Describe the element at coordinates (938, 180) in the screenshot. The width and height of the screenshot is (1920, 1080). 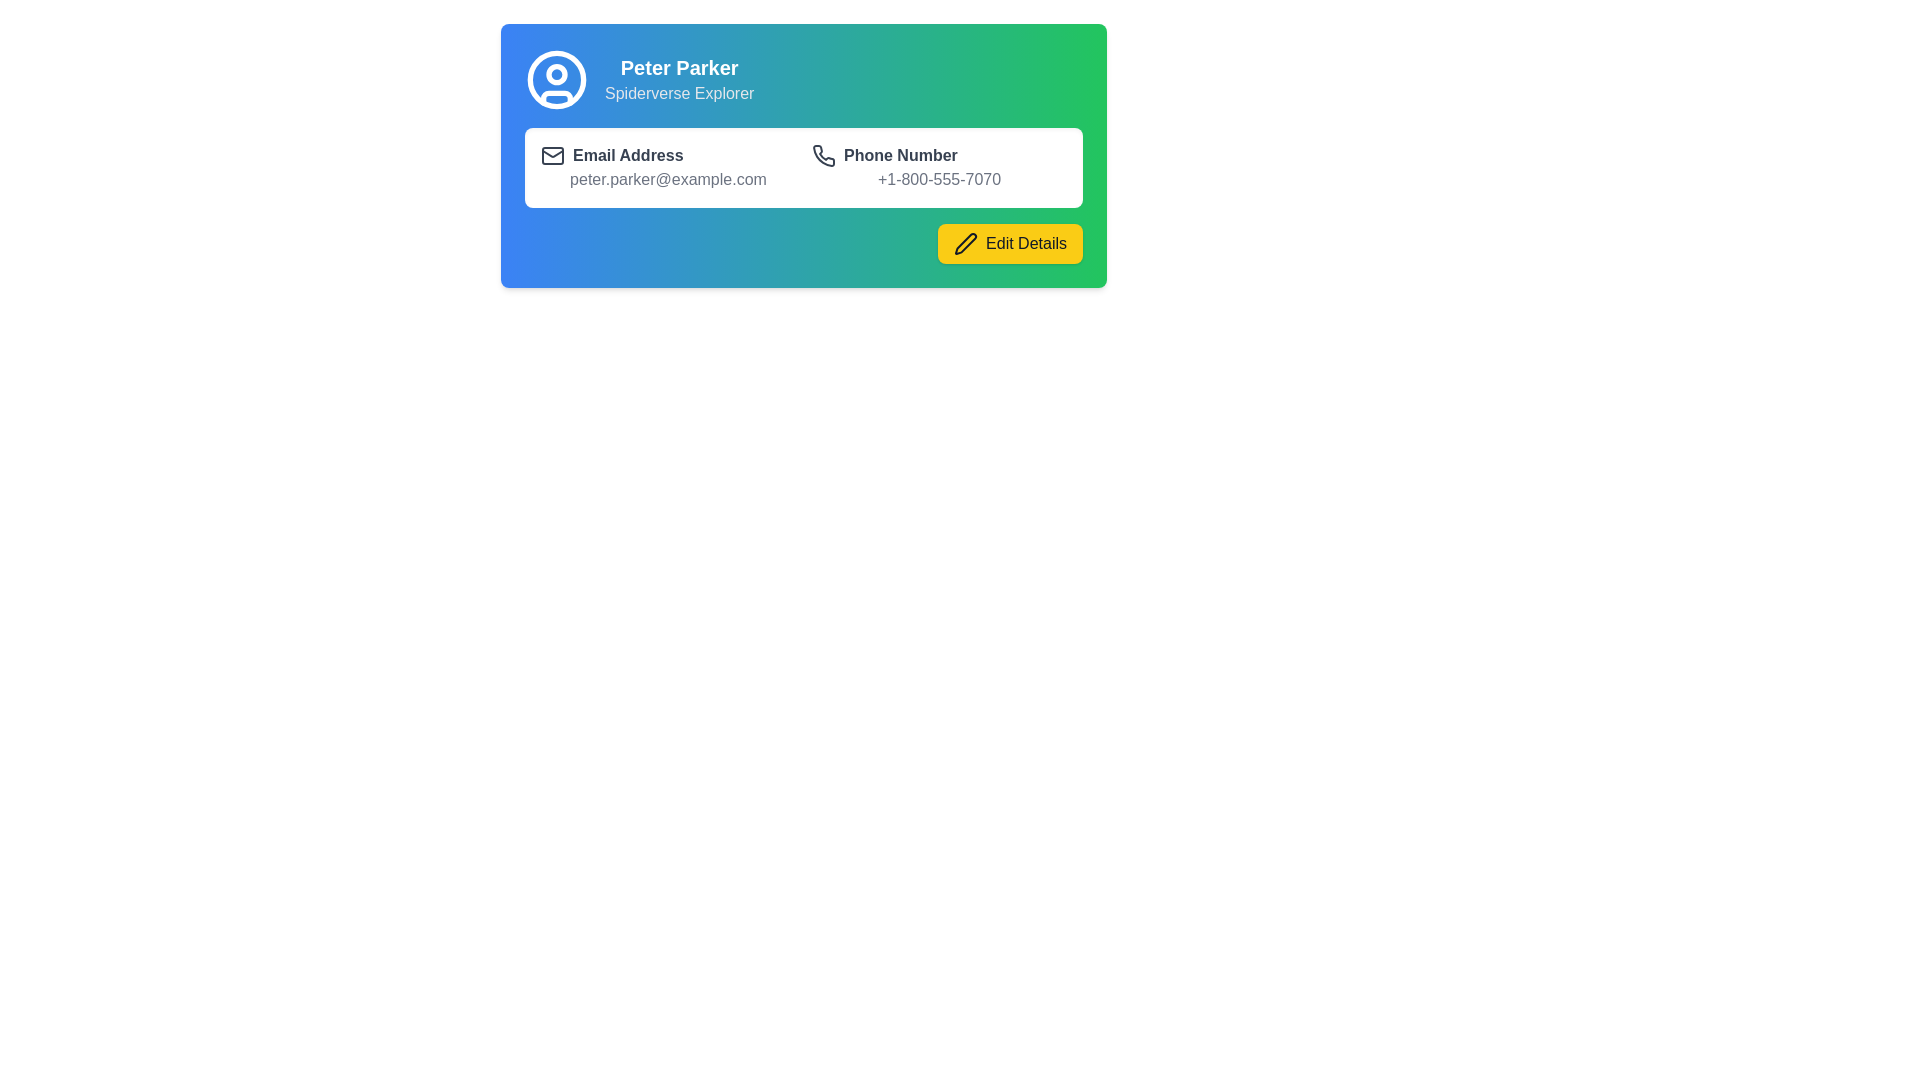
I see `the Text label displaying the phone number, which is located under the 'Phone Number' text and icon in the contact information section` at that location.